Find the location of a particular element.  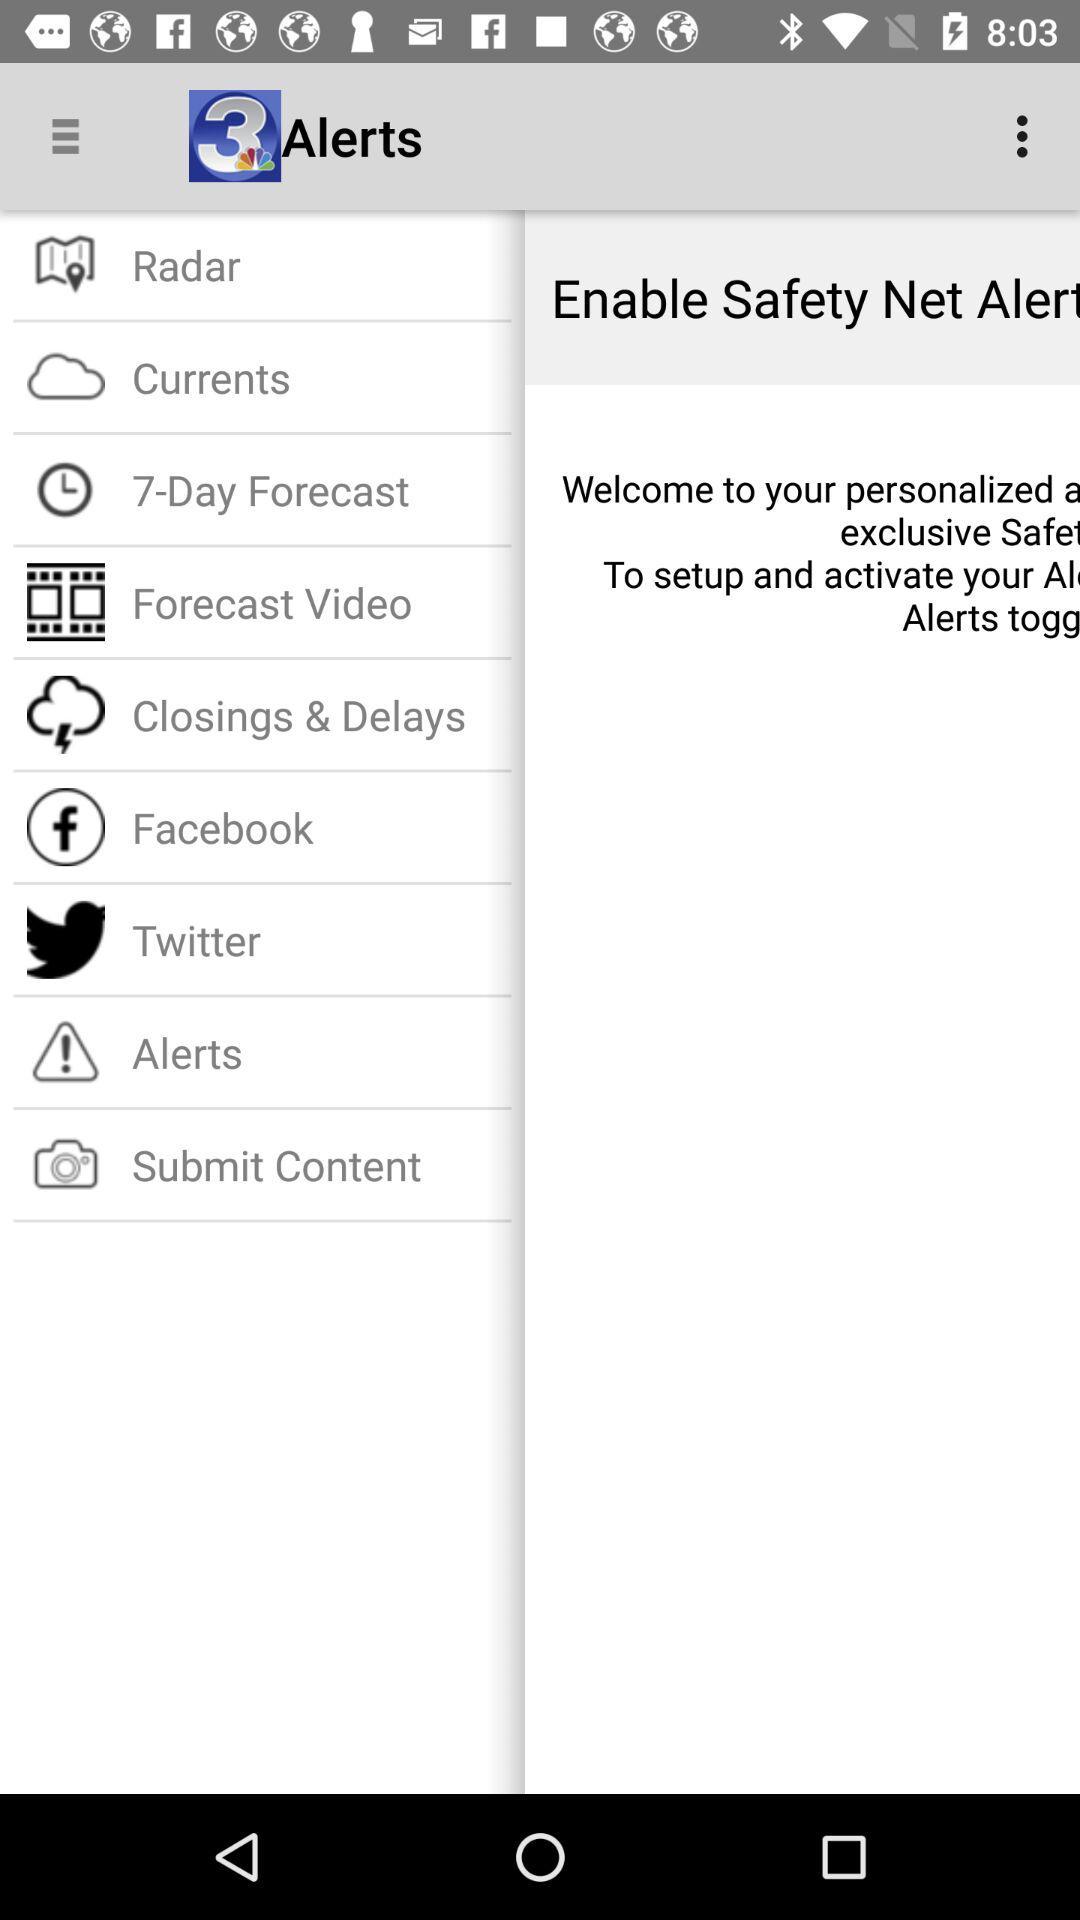

item below closings & delays icon is located at coordinates (315, 827).